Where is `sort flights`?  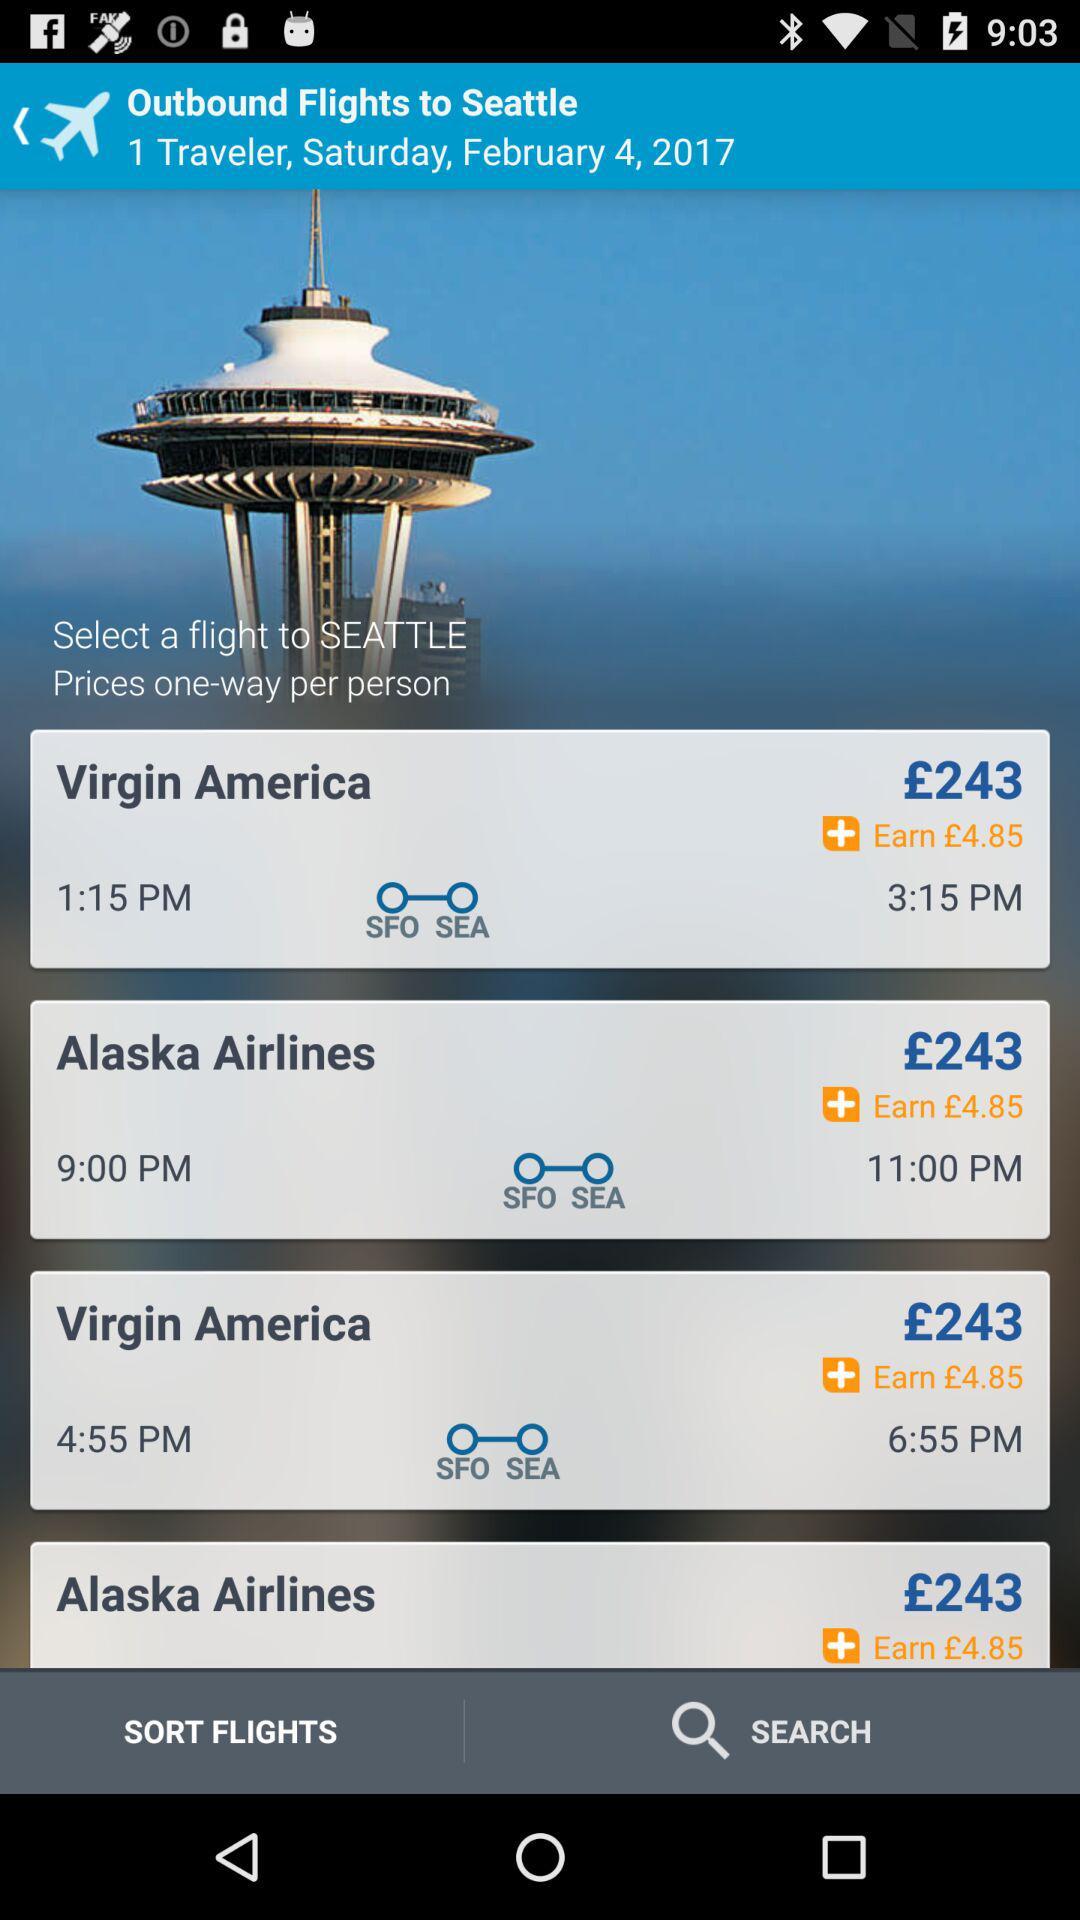 sort flights is located at coordinates (229, 1730).